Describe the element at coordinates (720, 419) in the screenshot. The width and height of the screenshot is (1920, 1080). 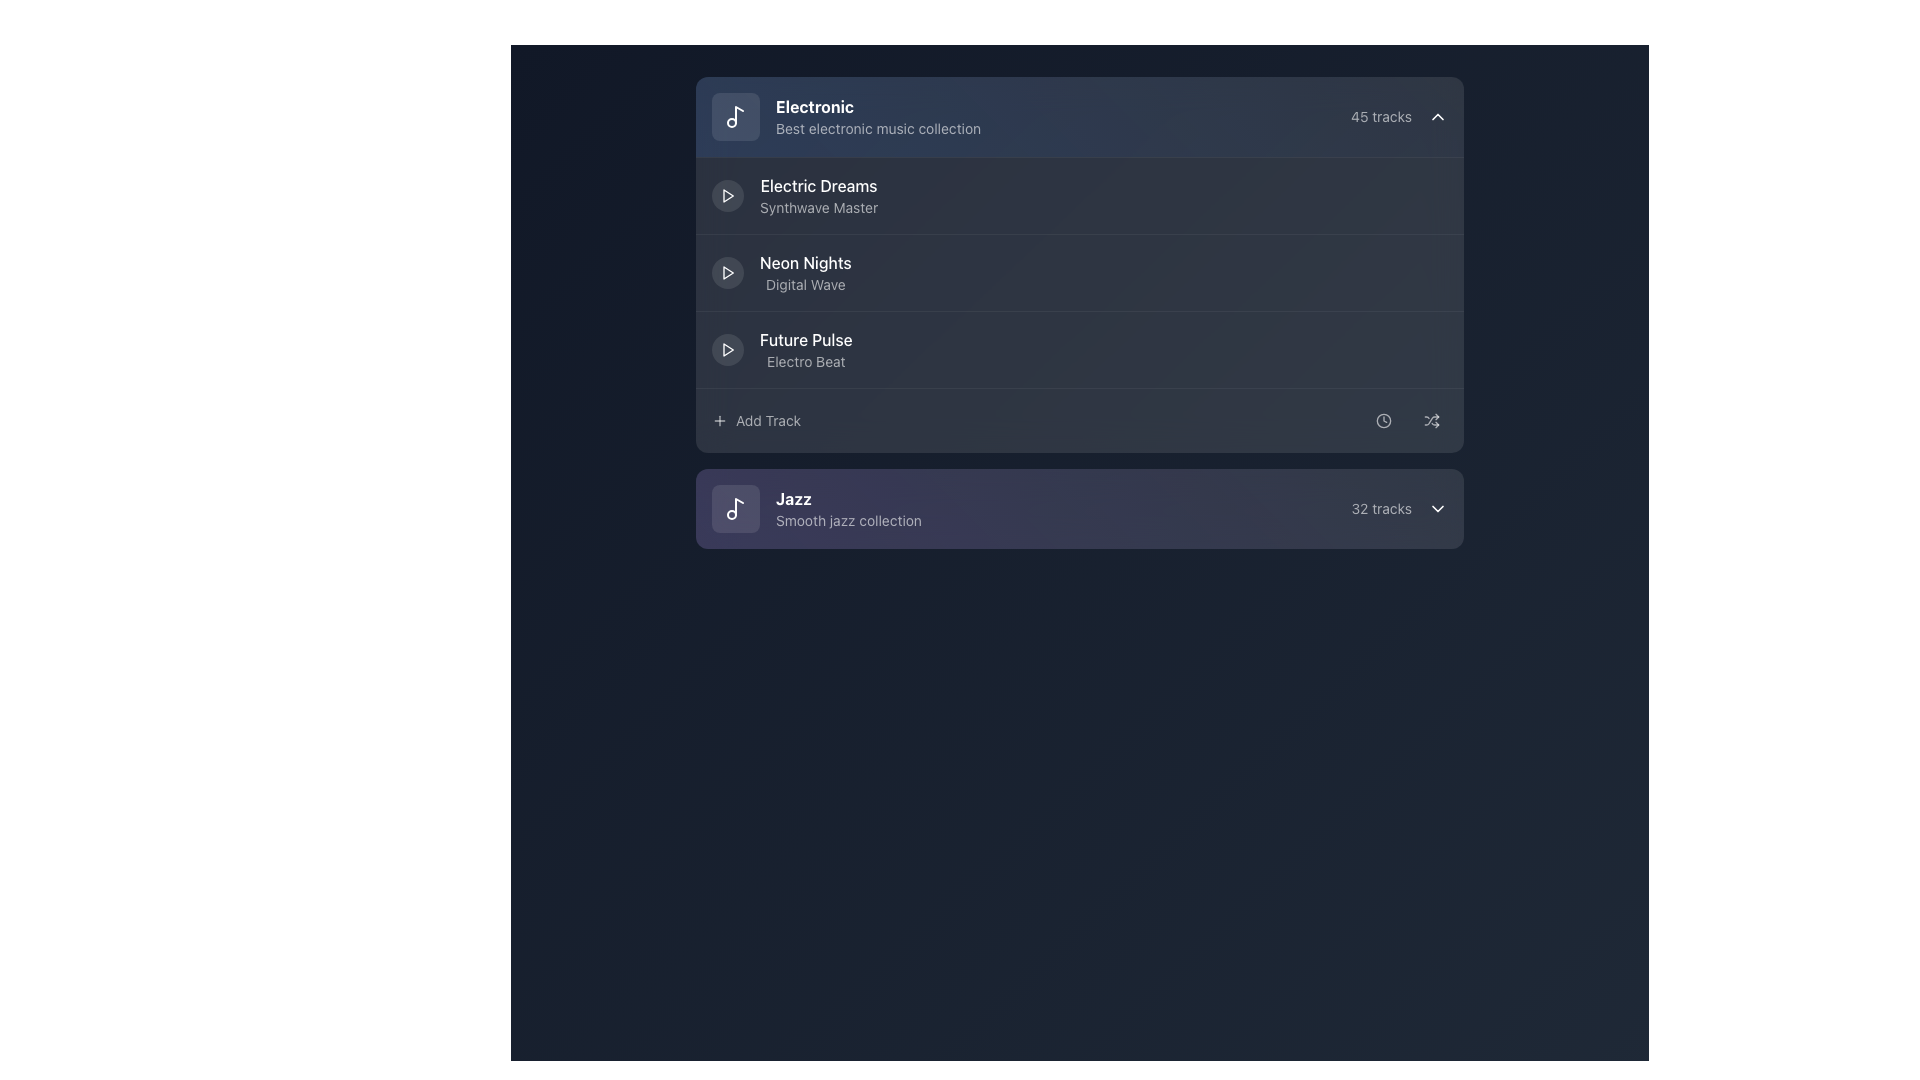
I see `the small plus icon located to the left of the 'Add Track' label within the 'Add Track' button to invoke the functionality for adding a new track` at that location.